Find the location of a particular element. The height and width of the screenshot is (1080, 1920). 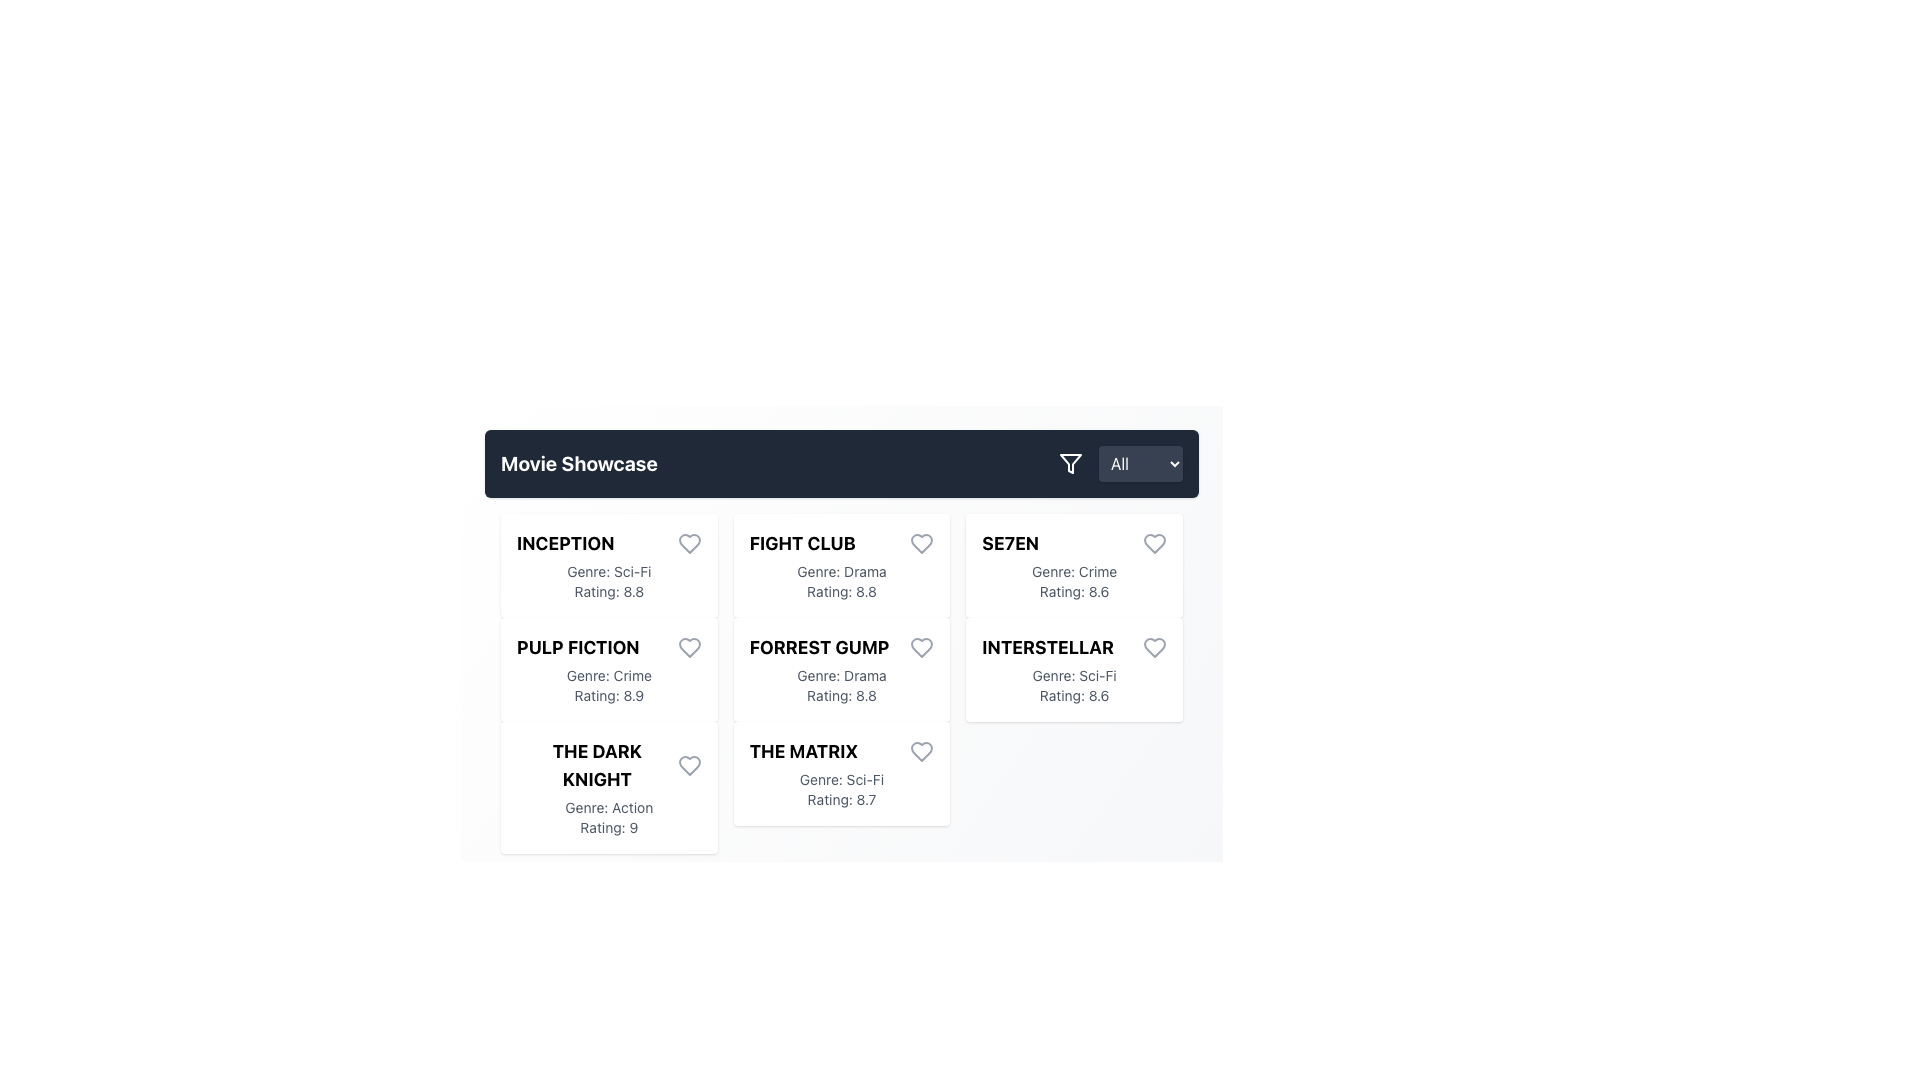

'Crime' text label located in the 'Pulp Fiction' movie card, which is displayed alongside the 'Genre:' label is located at coordinates (631, 675).